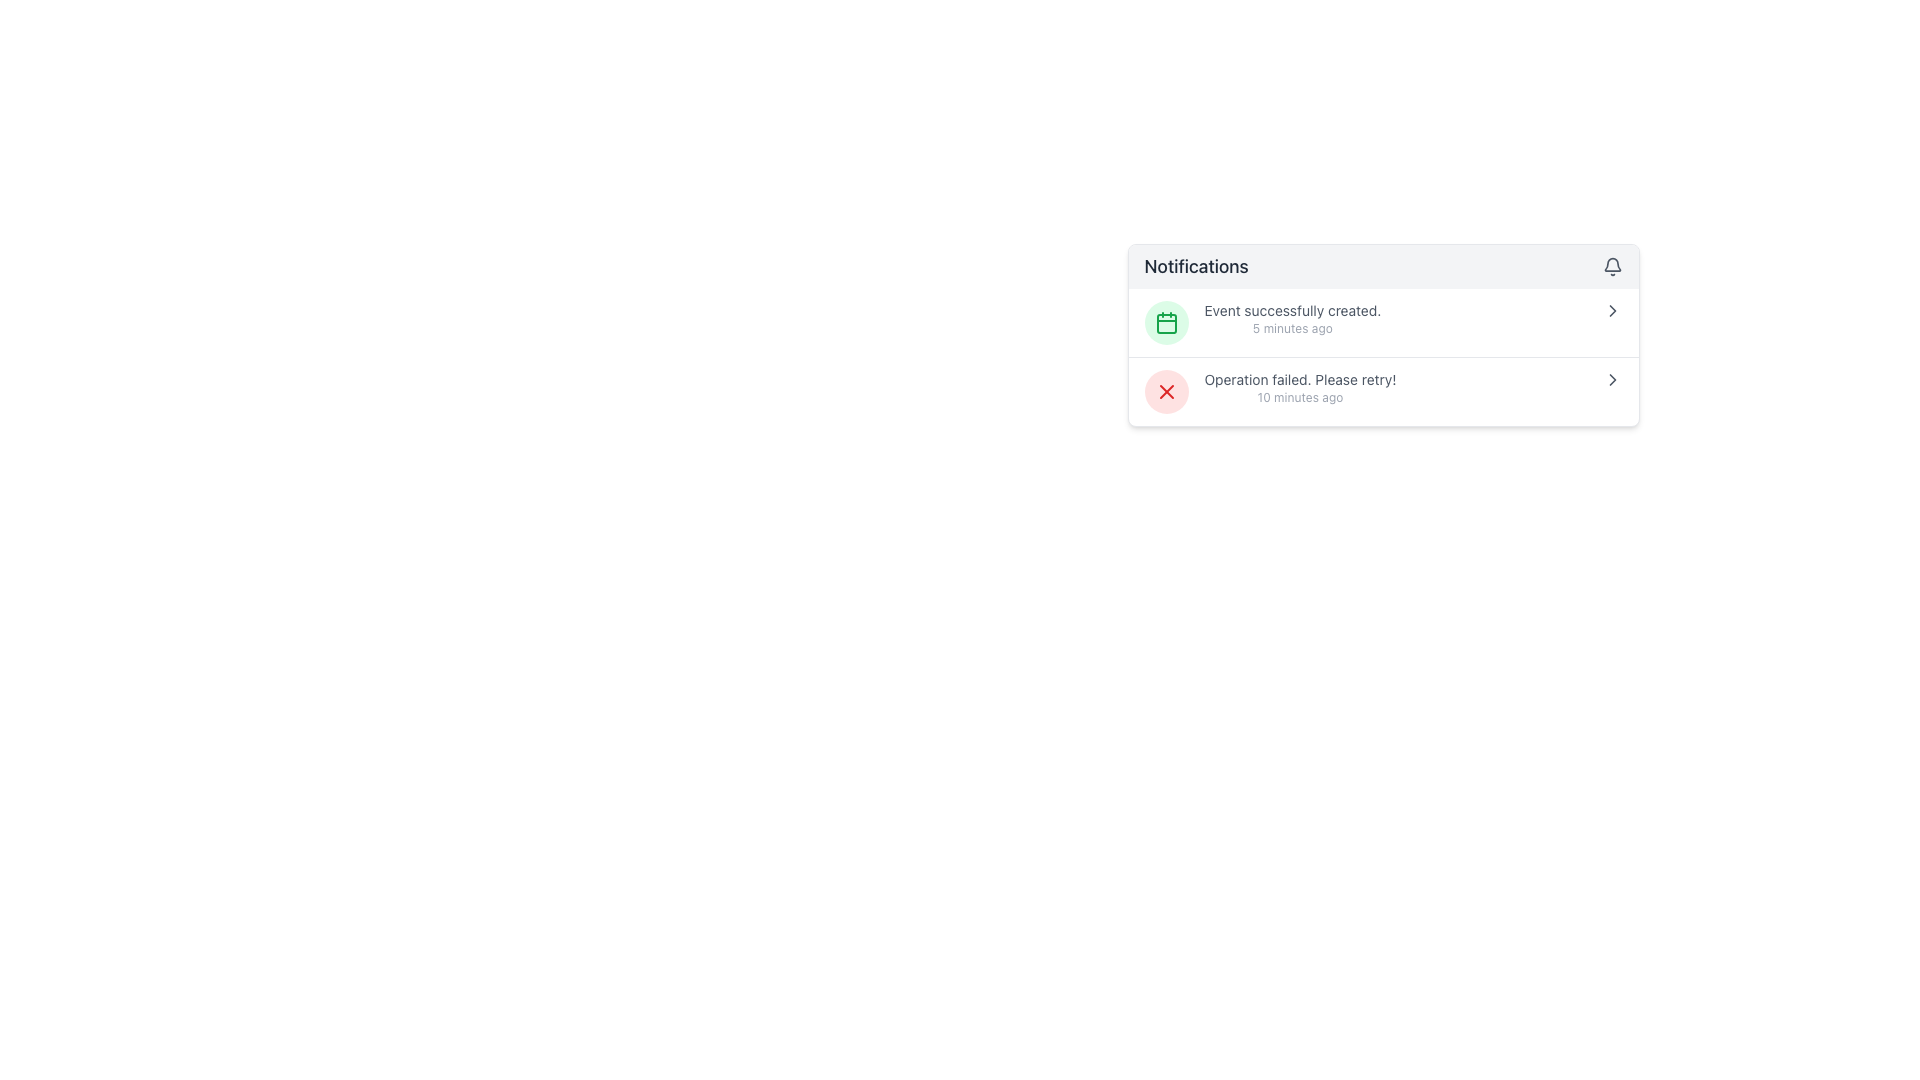 This screenshot has width=1920, height=1080. What do you see at coordinates (1300, 388) in the screenshot?
I see `error message displayed in the text block located in the notification card, positioned below the green notification item and to the right of the red circular icon with a white cross` at bounding box center [1300, 388].